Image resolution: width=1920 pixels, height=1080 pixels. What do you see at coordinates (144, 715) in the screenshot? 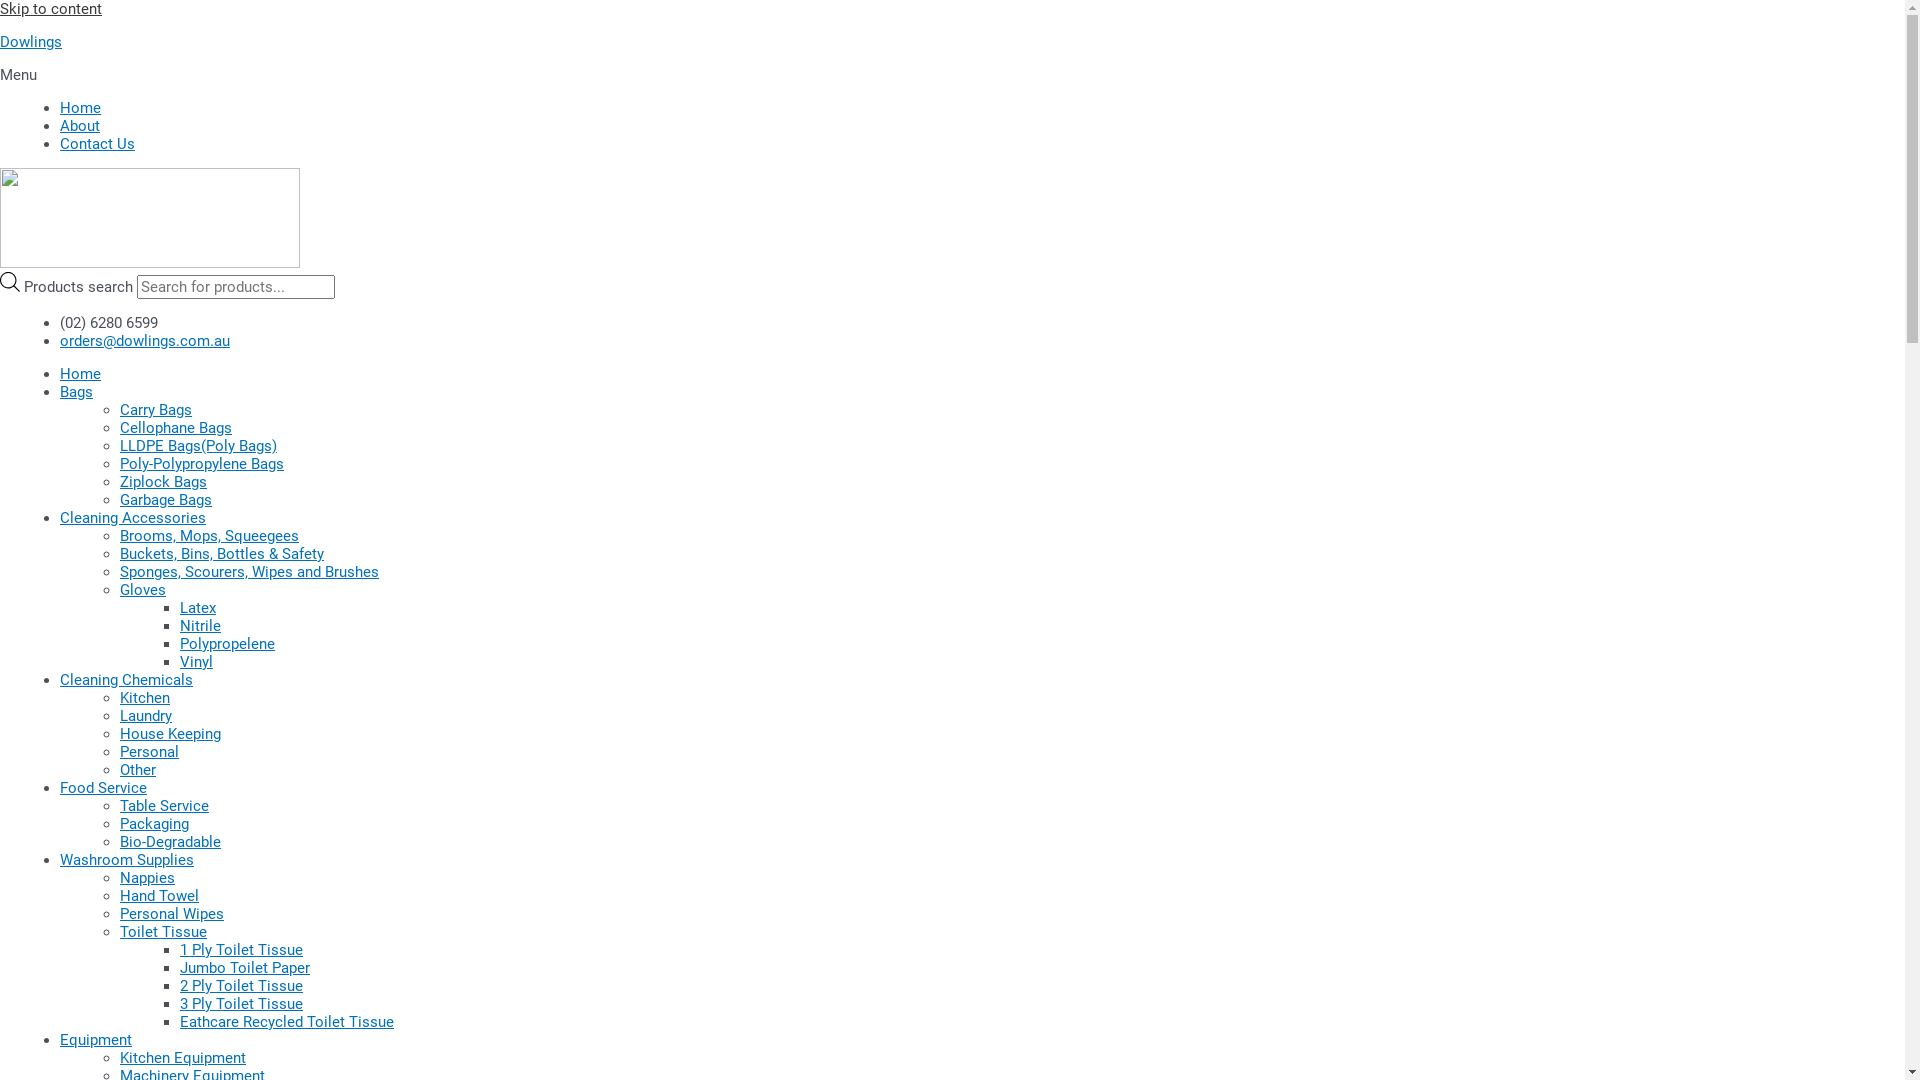
I see `'Laundry'` at bounding box center [144, 715].